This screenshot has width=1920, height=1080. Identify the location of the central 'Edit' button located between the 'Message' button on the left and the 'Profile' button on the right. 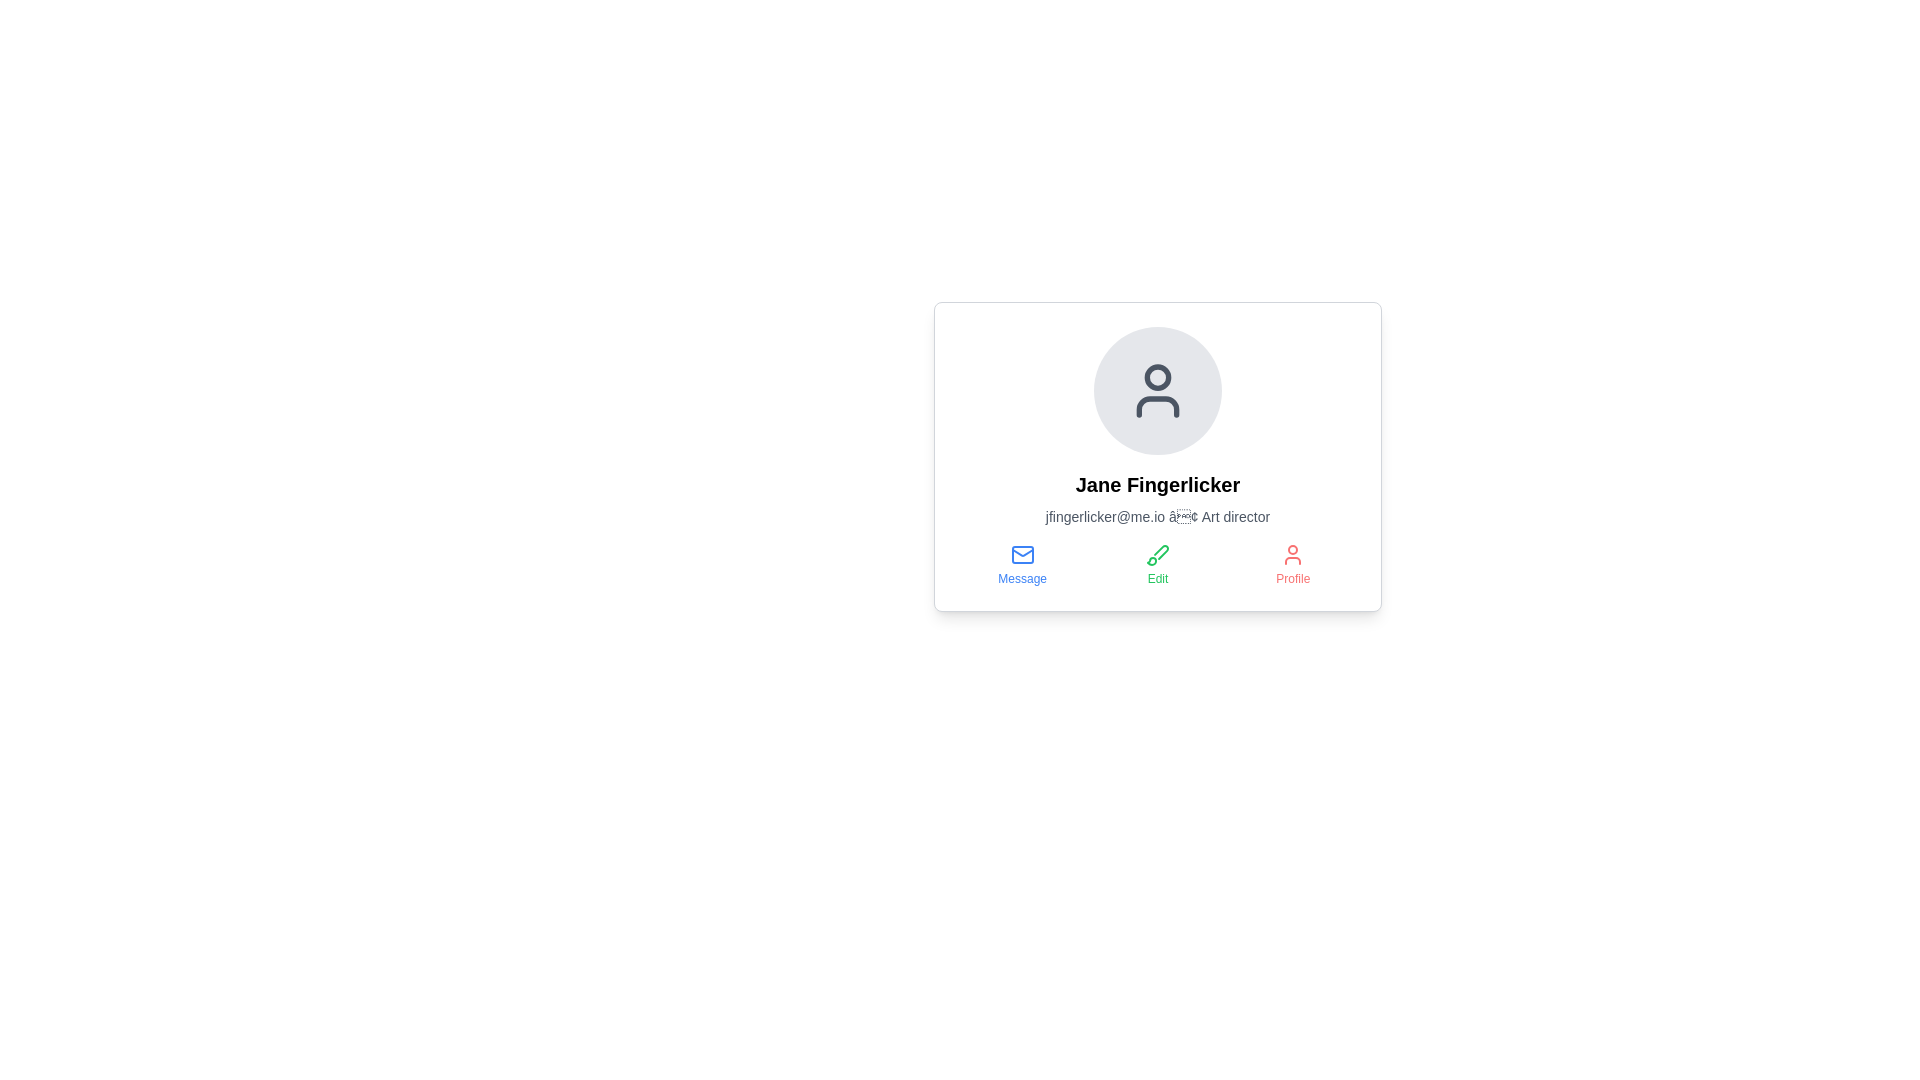
(1157, 564).